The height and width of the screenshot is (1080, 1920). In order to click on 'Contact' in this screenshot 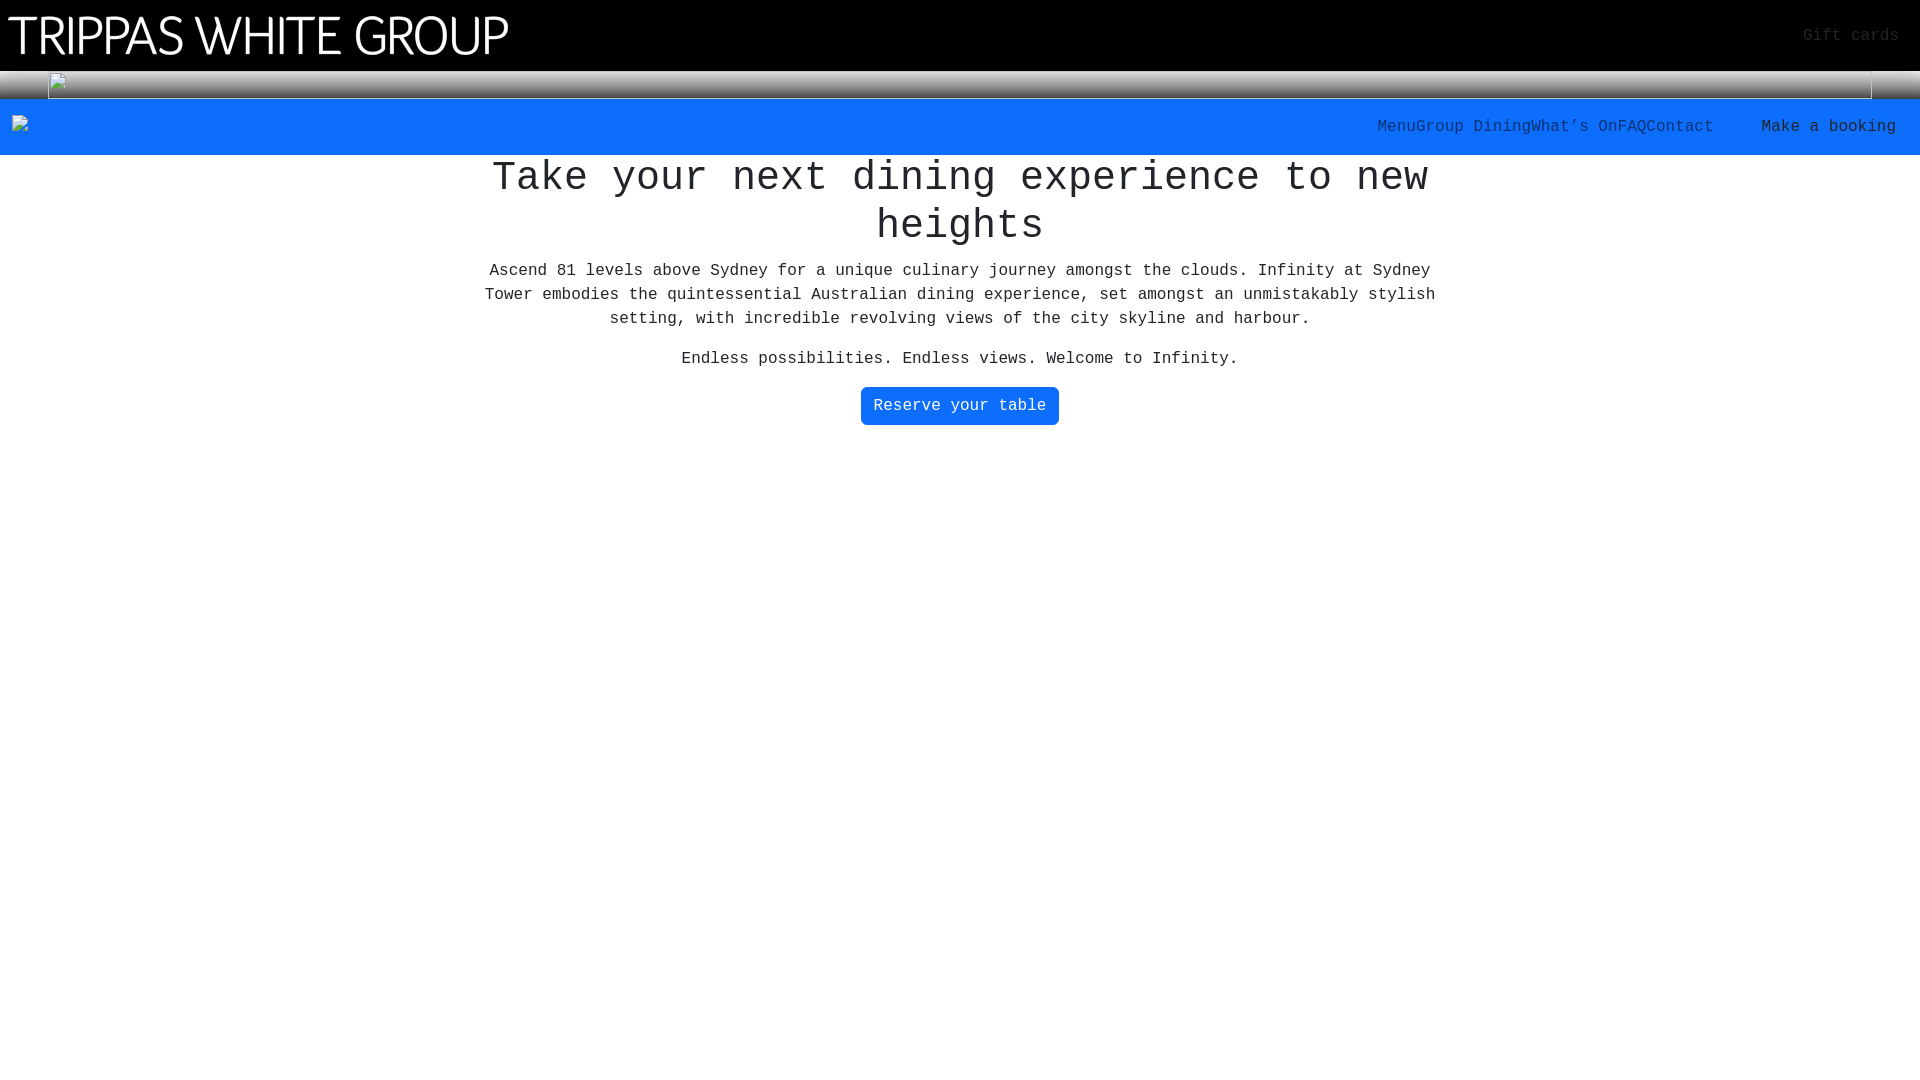, I will do `click(1679, 127)`.